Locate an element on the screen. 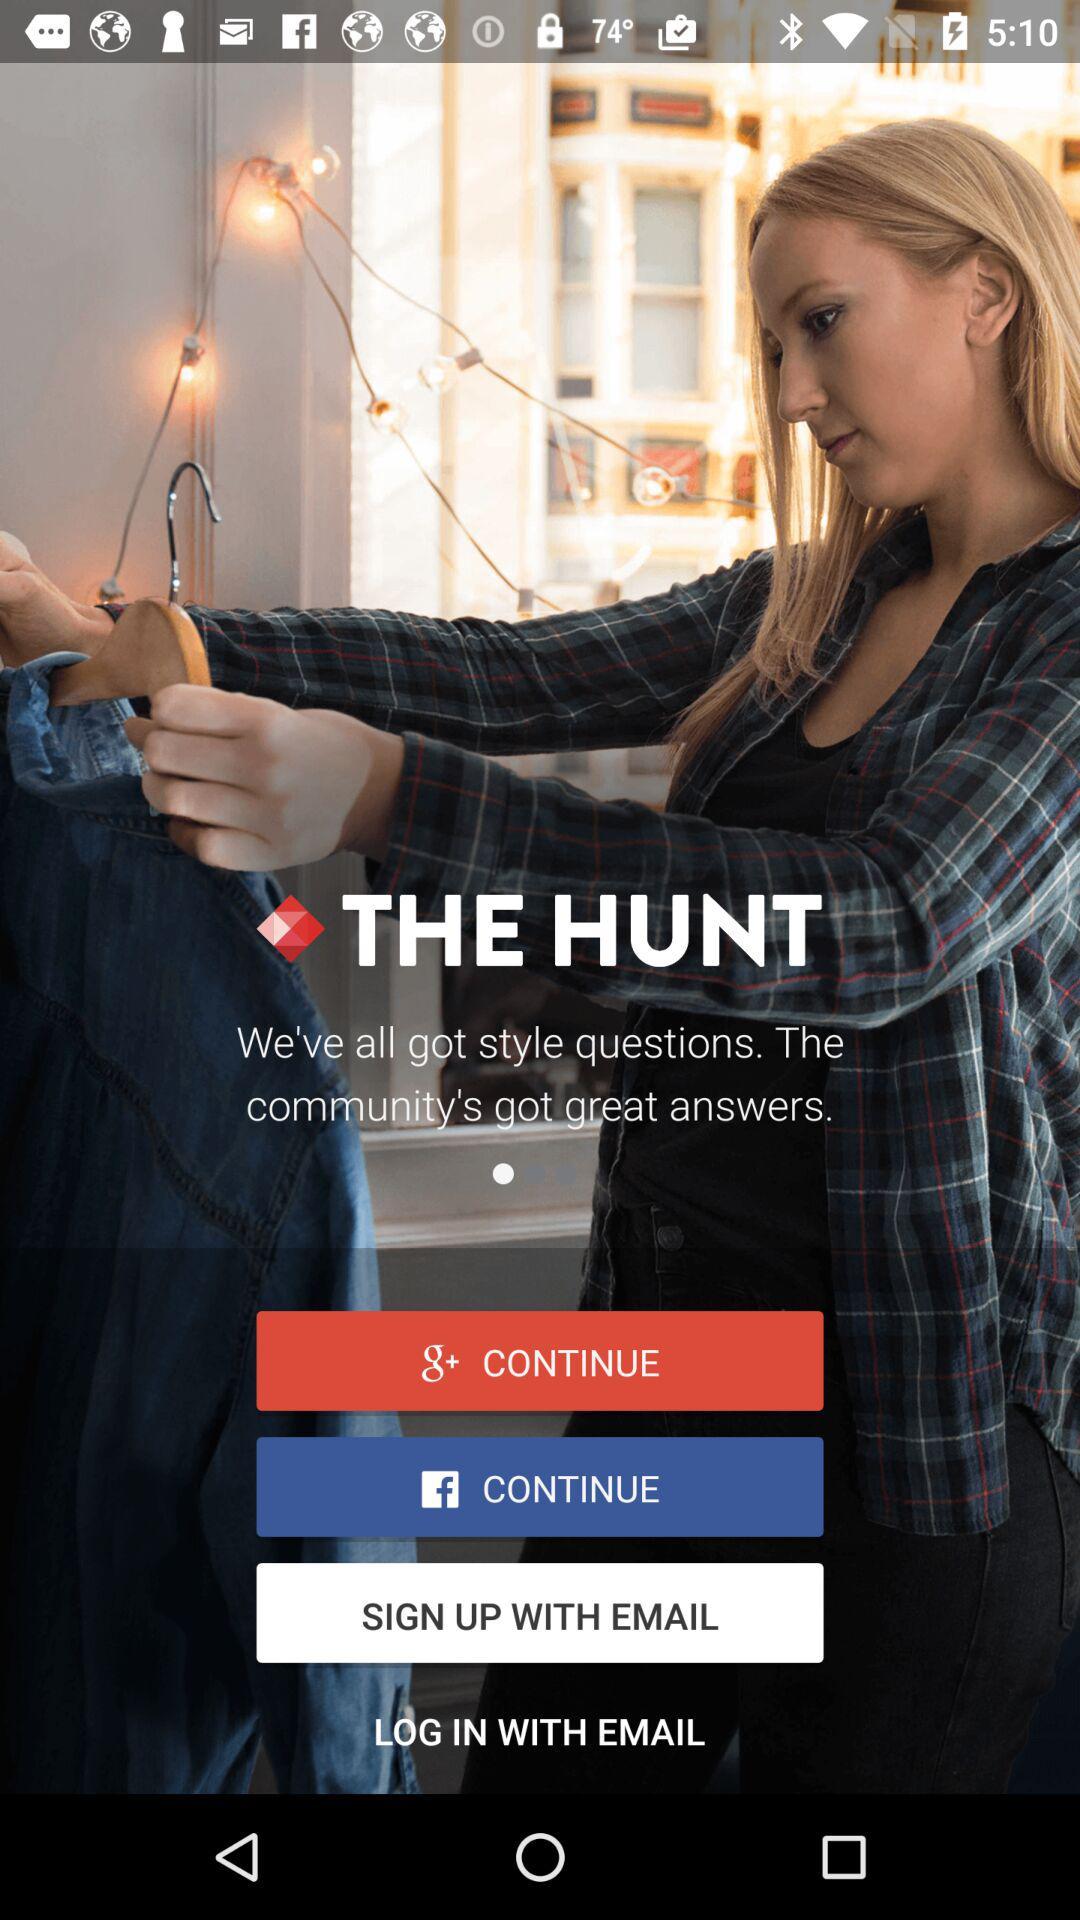  facebook box option is located at coordinates (540, 1489).